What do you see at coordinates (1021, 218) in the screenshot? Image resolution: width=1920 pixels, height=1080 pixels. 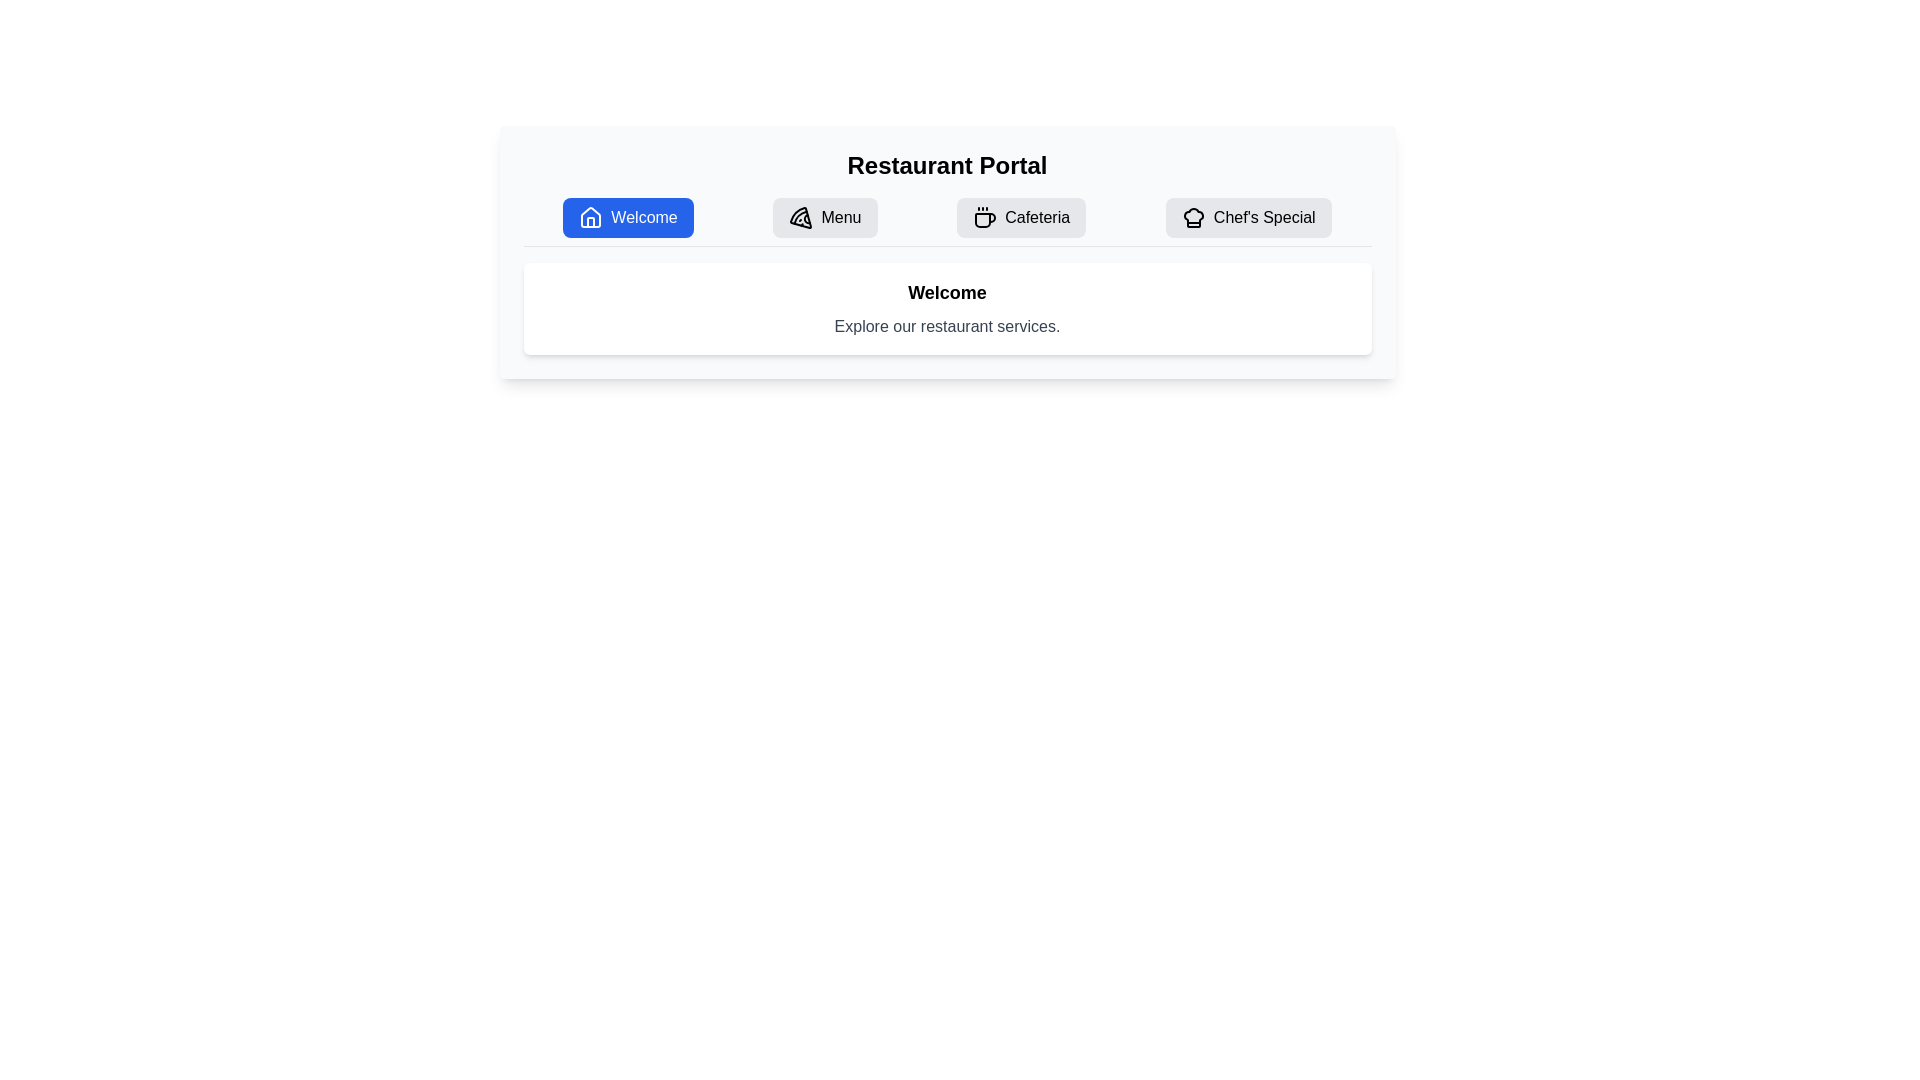 I see `the navigational button located in the second row of the navigation bar, which is the third button from the left` at bounding box center [1021, 218].